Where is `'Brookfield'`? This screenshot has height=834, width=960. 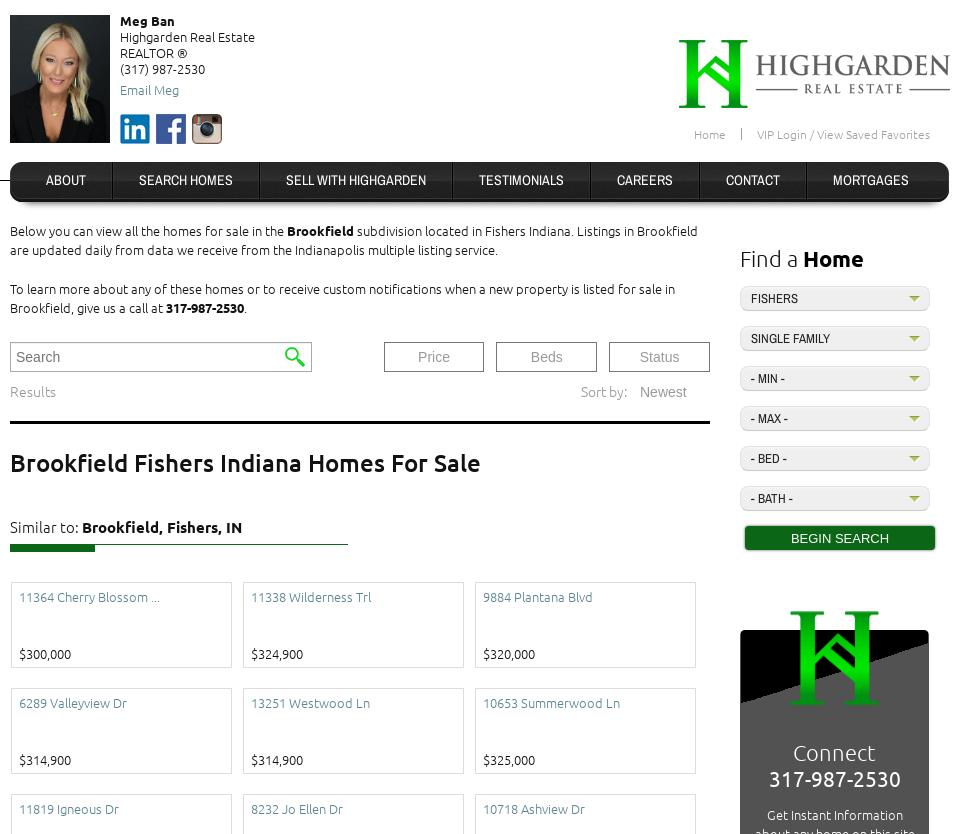
'Brookfield' is located at coordinates (286, 229).